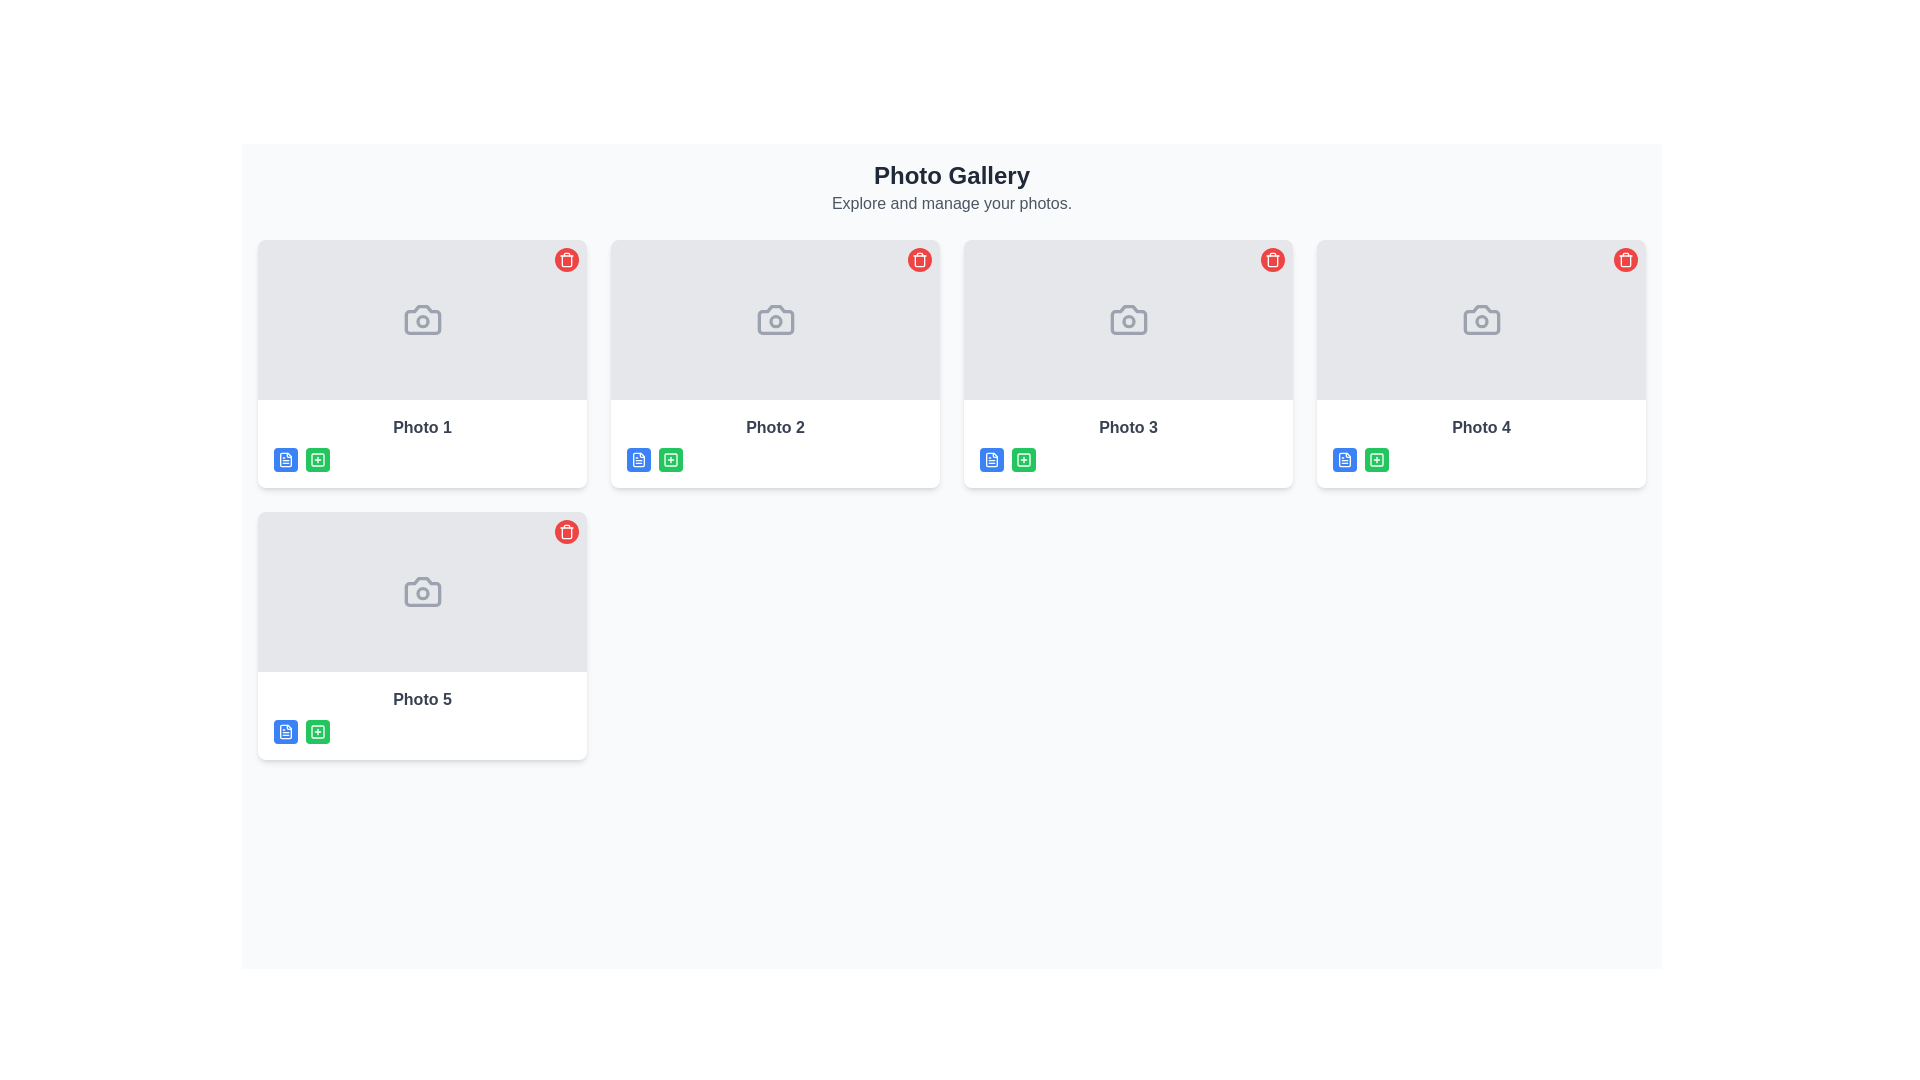  Describe the element at coordinates (950, 204) in the screenshot. I see `the Text label that provides descriptive context for the 'Photo Gallery' feature, located below the 'Photo Gallery' header` at that location.